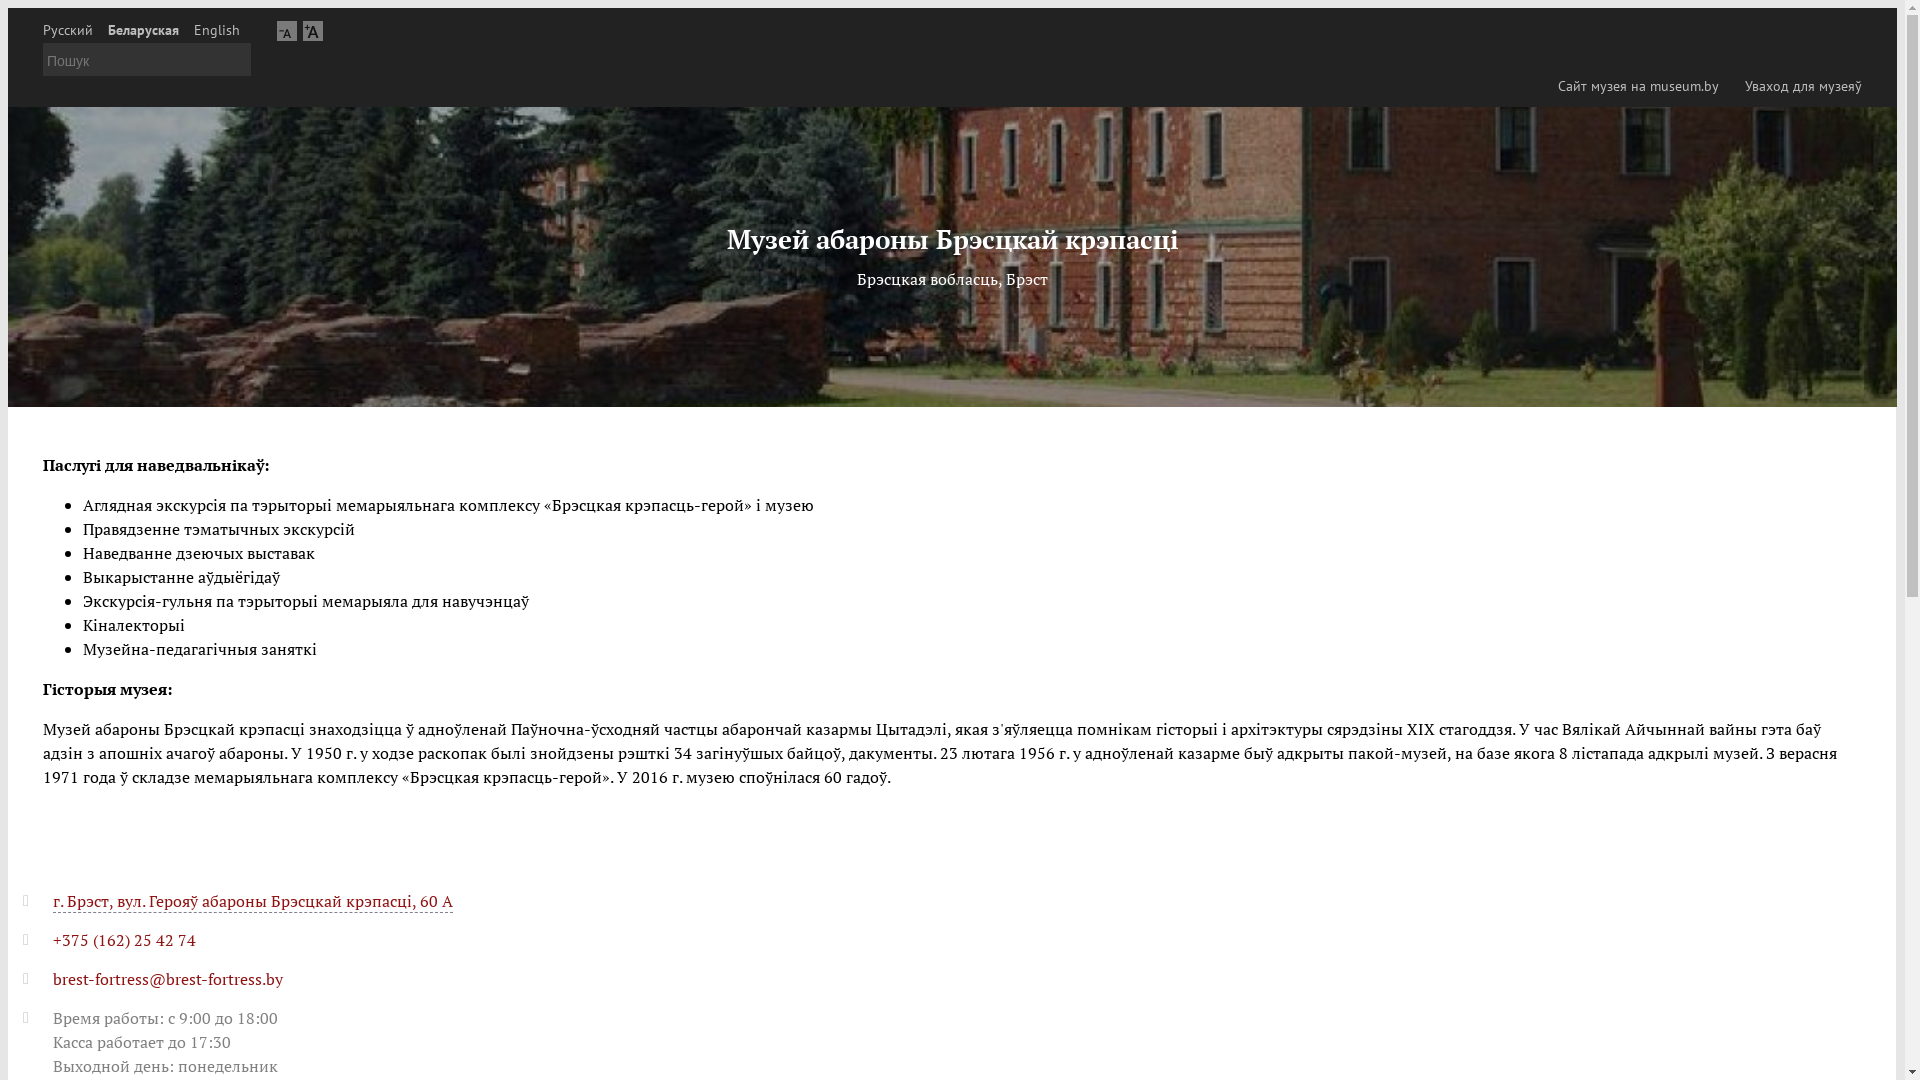  What do you see at coordinates (123, 940) in the screenshot?
I see `'+375 (162) 25 42 74'` at bounding box center [123, 940].